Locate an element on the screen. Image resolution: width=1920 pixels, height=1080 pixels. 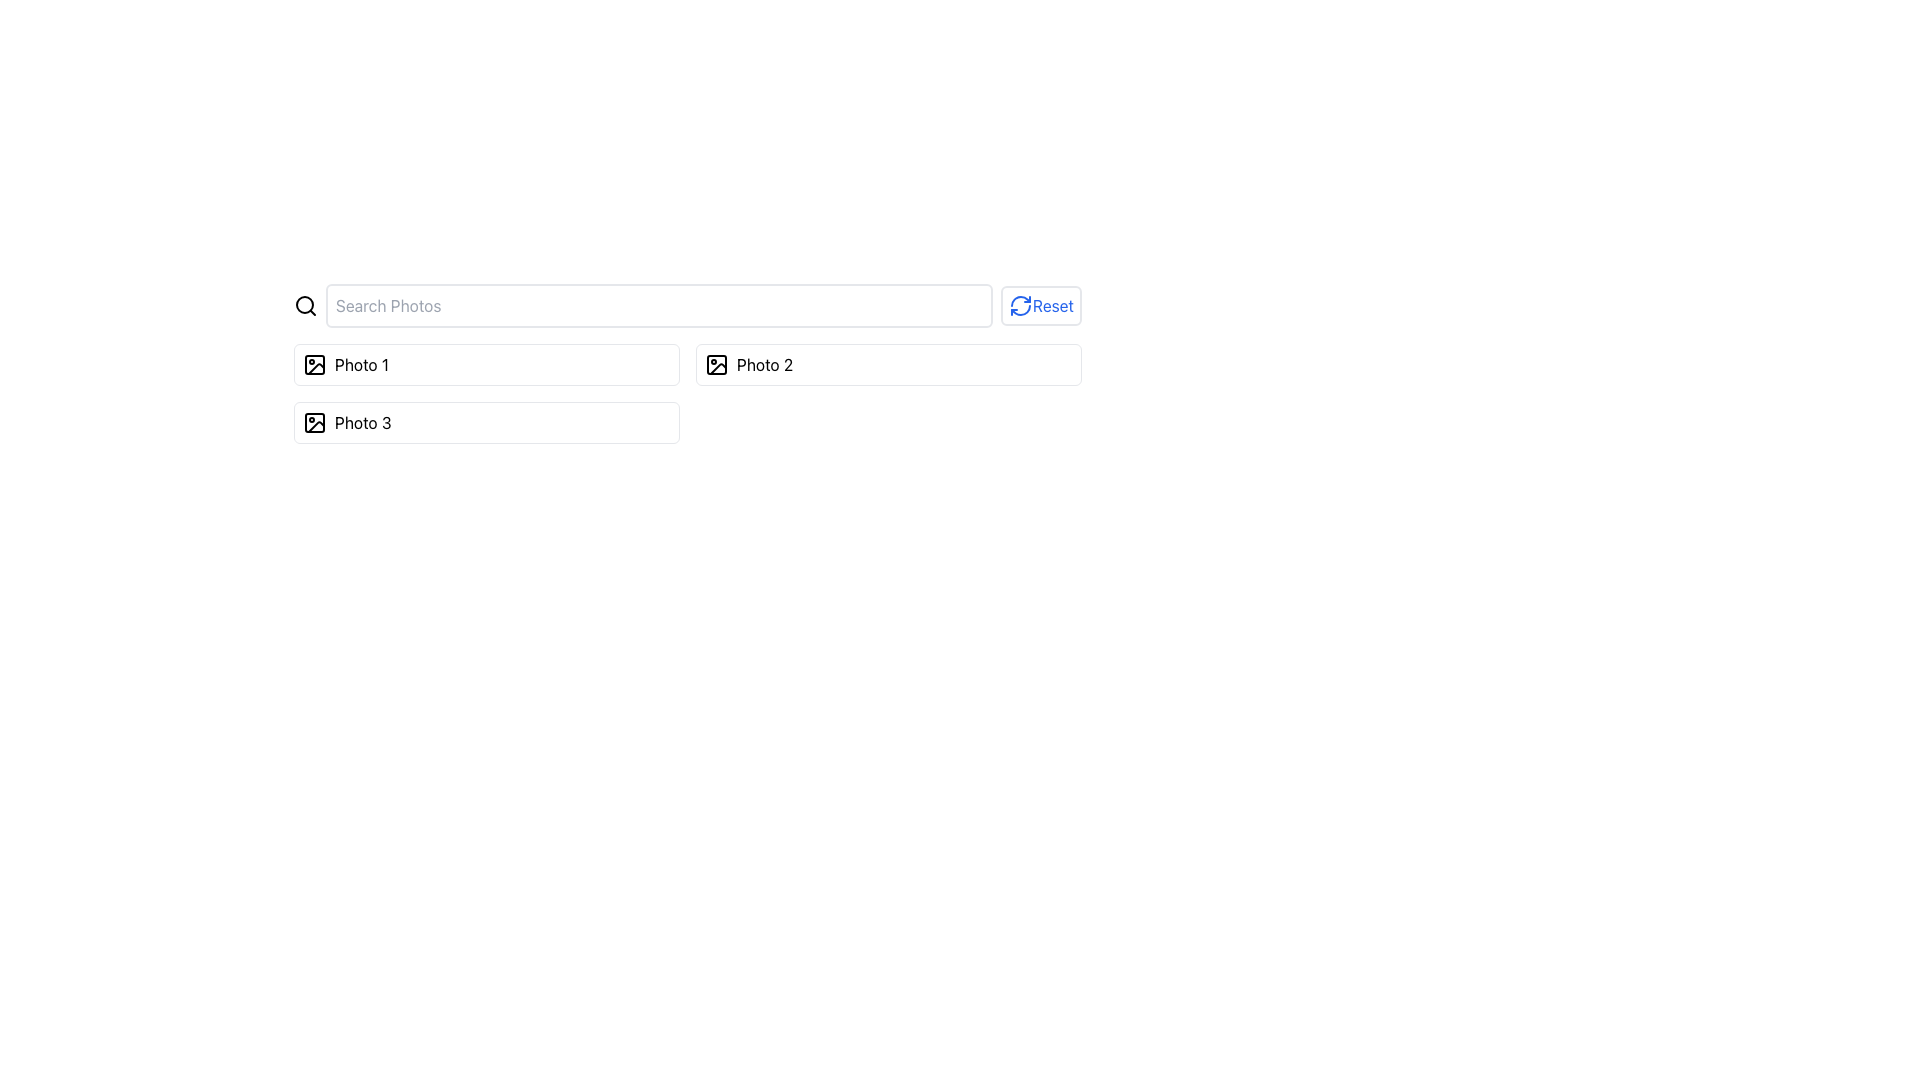
the rectangular vector graphic element associated with the 'Photo 2' label, which is part of a vertical list of photo icons is located at coordinates (716, 365).